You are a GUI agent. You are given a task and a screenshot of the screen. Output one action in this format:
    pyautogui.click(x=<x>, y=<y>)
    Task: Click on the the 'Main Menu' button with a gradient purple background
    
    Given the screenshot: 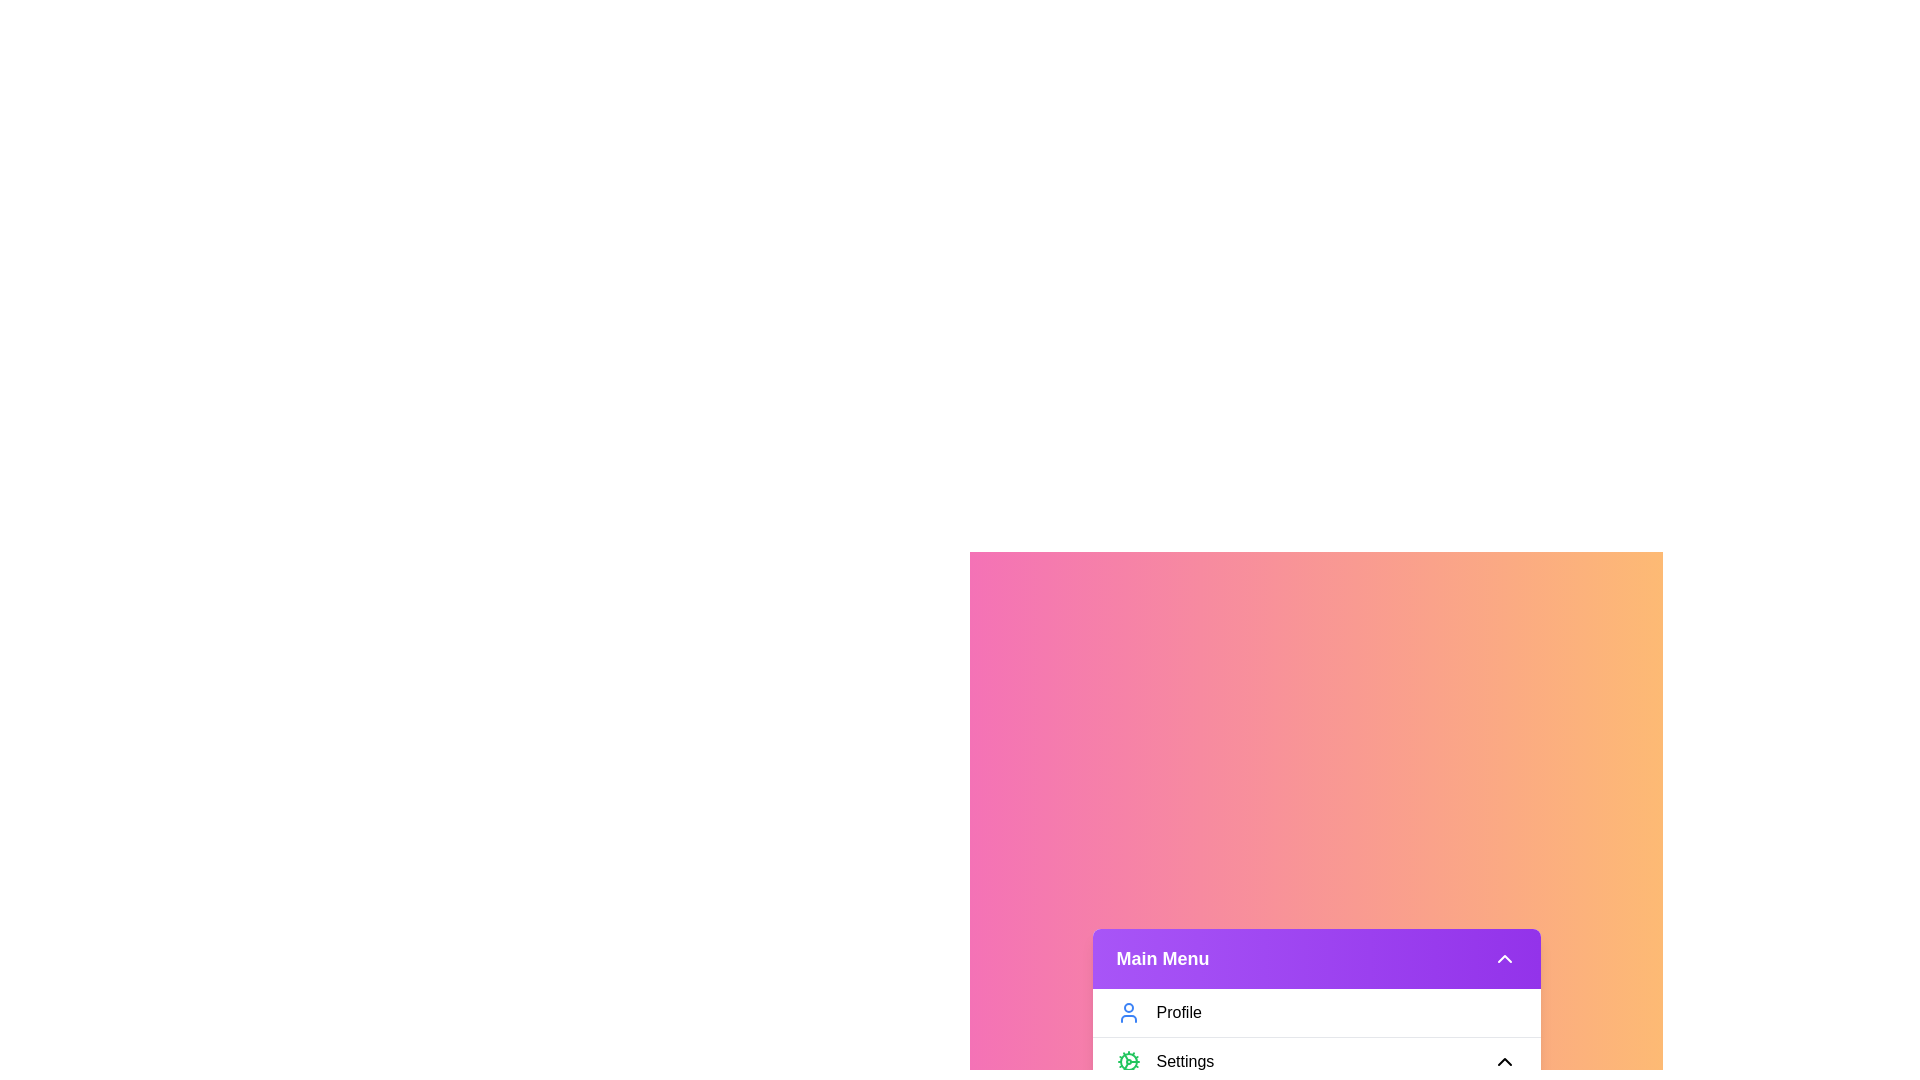 What is the action you would take?
    pyautogui.click(x=1316, y=957)
    